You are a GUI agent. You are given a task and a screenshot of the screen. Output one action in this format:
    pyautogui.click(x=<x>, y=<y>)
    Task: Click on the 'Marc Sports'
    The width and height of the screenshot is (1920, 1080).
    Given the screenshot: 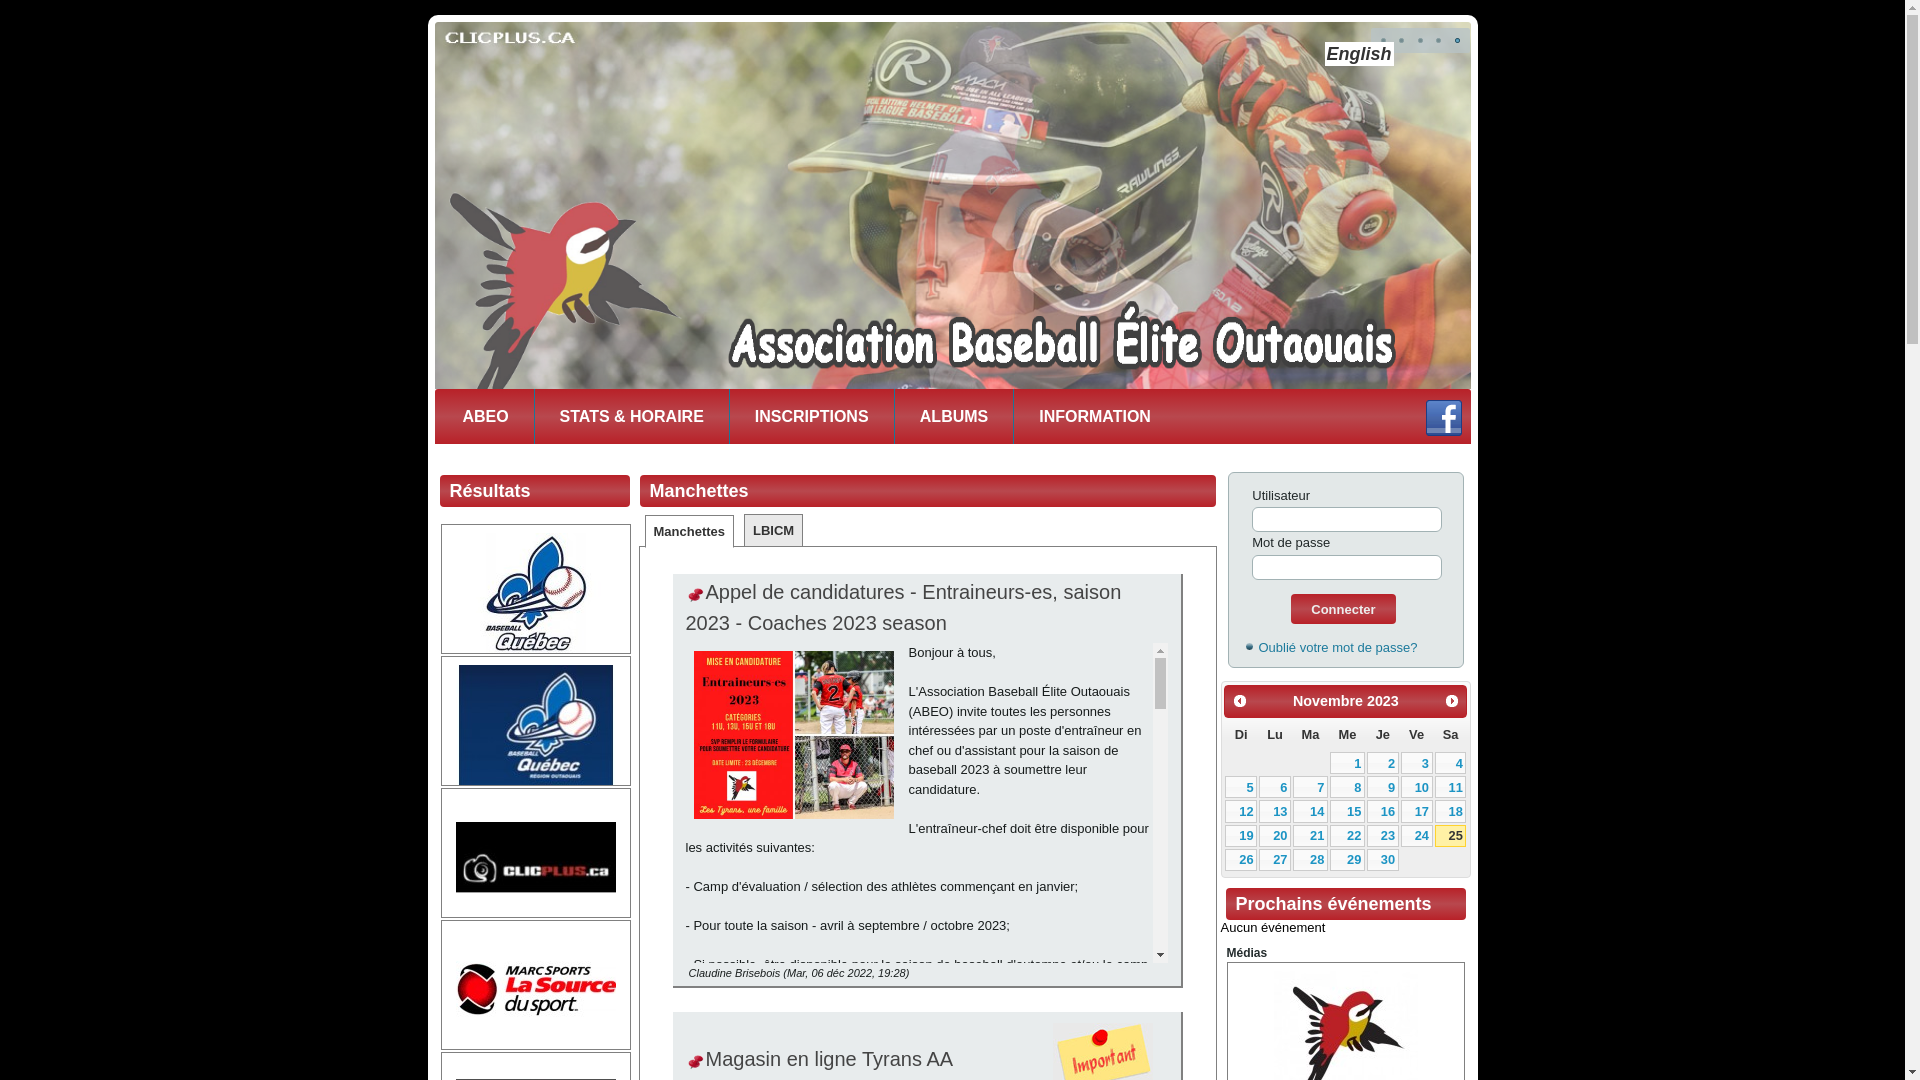 What is the action you would take?
    pyautogui.click(x=536, y=987)
    